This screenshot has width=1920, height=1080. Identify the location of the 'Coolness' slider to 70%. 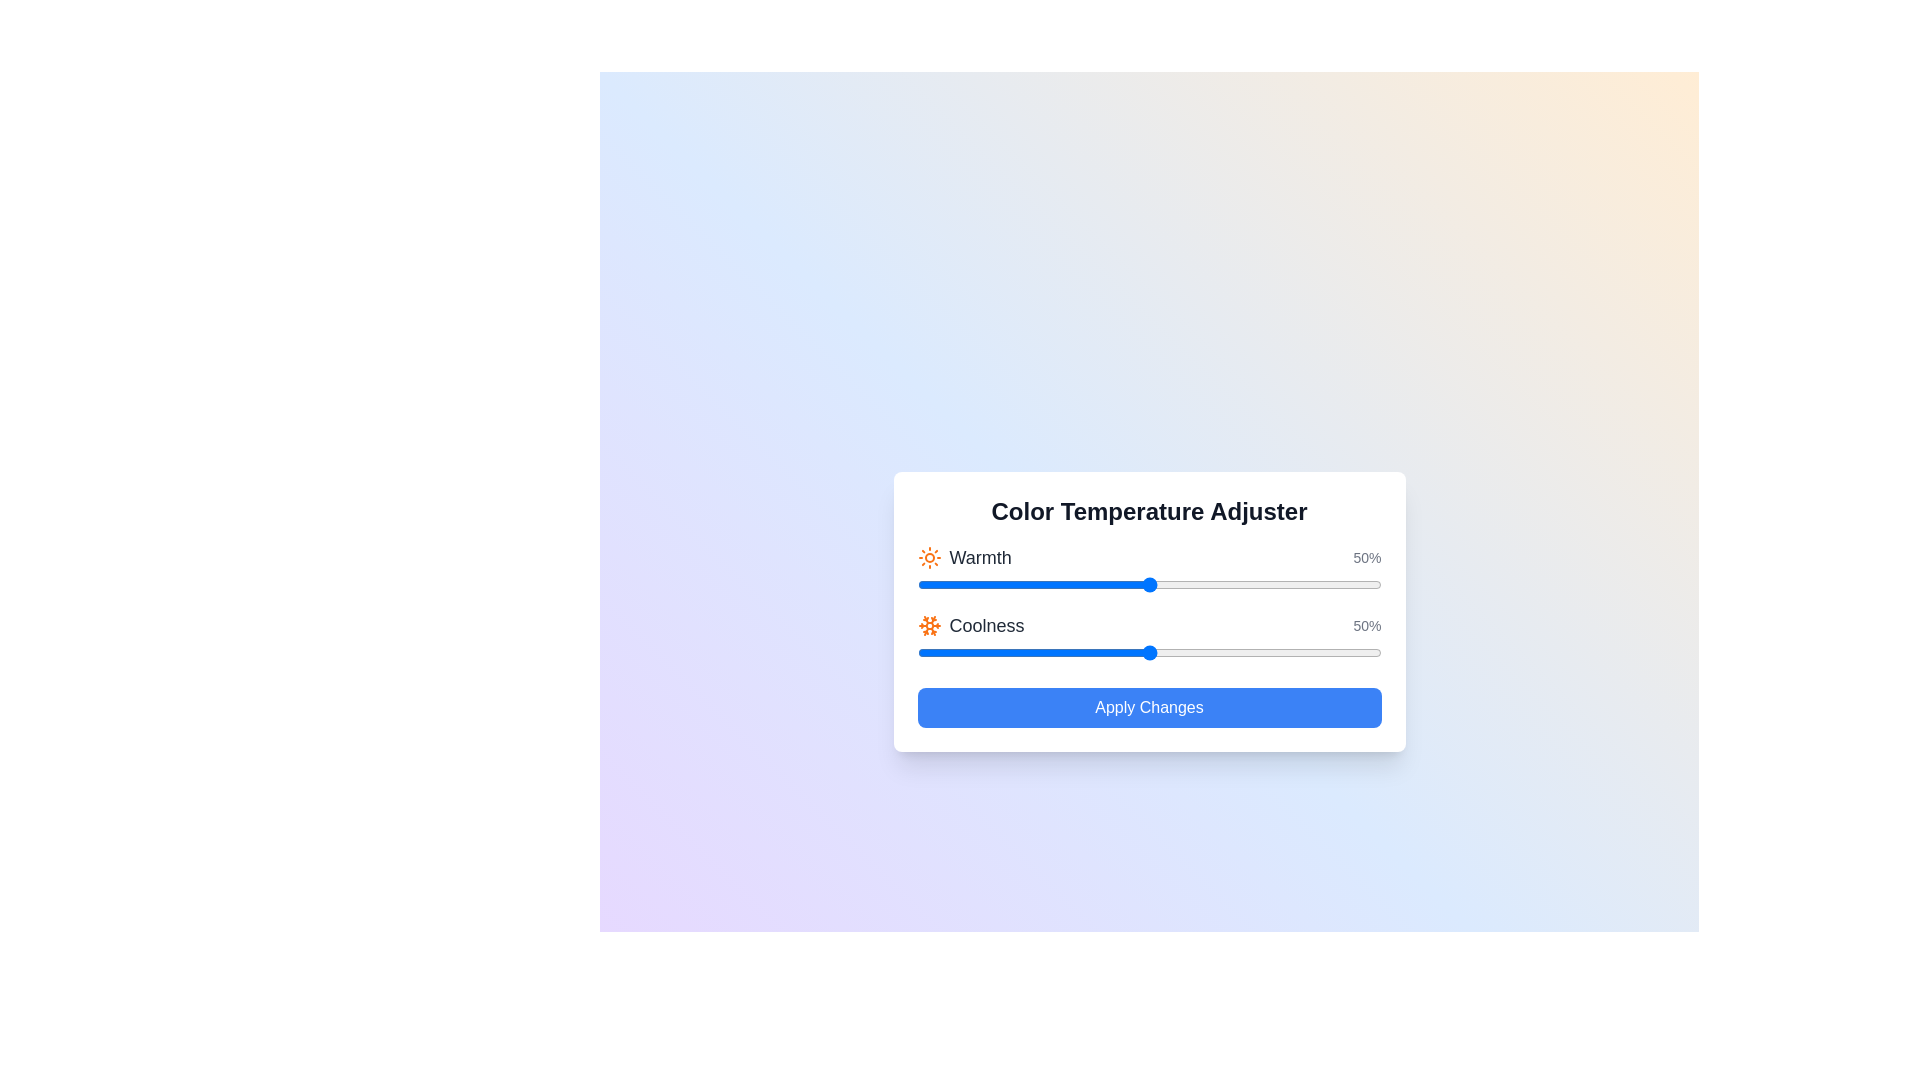
(1241, 652).